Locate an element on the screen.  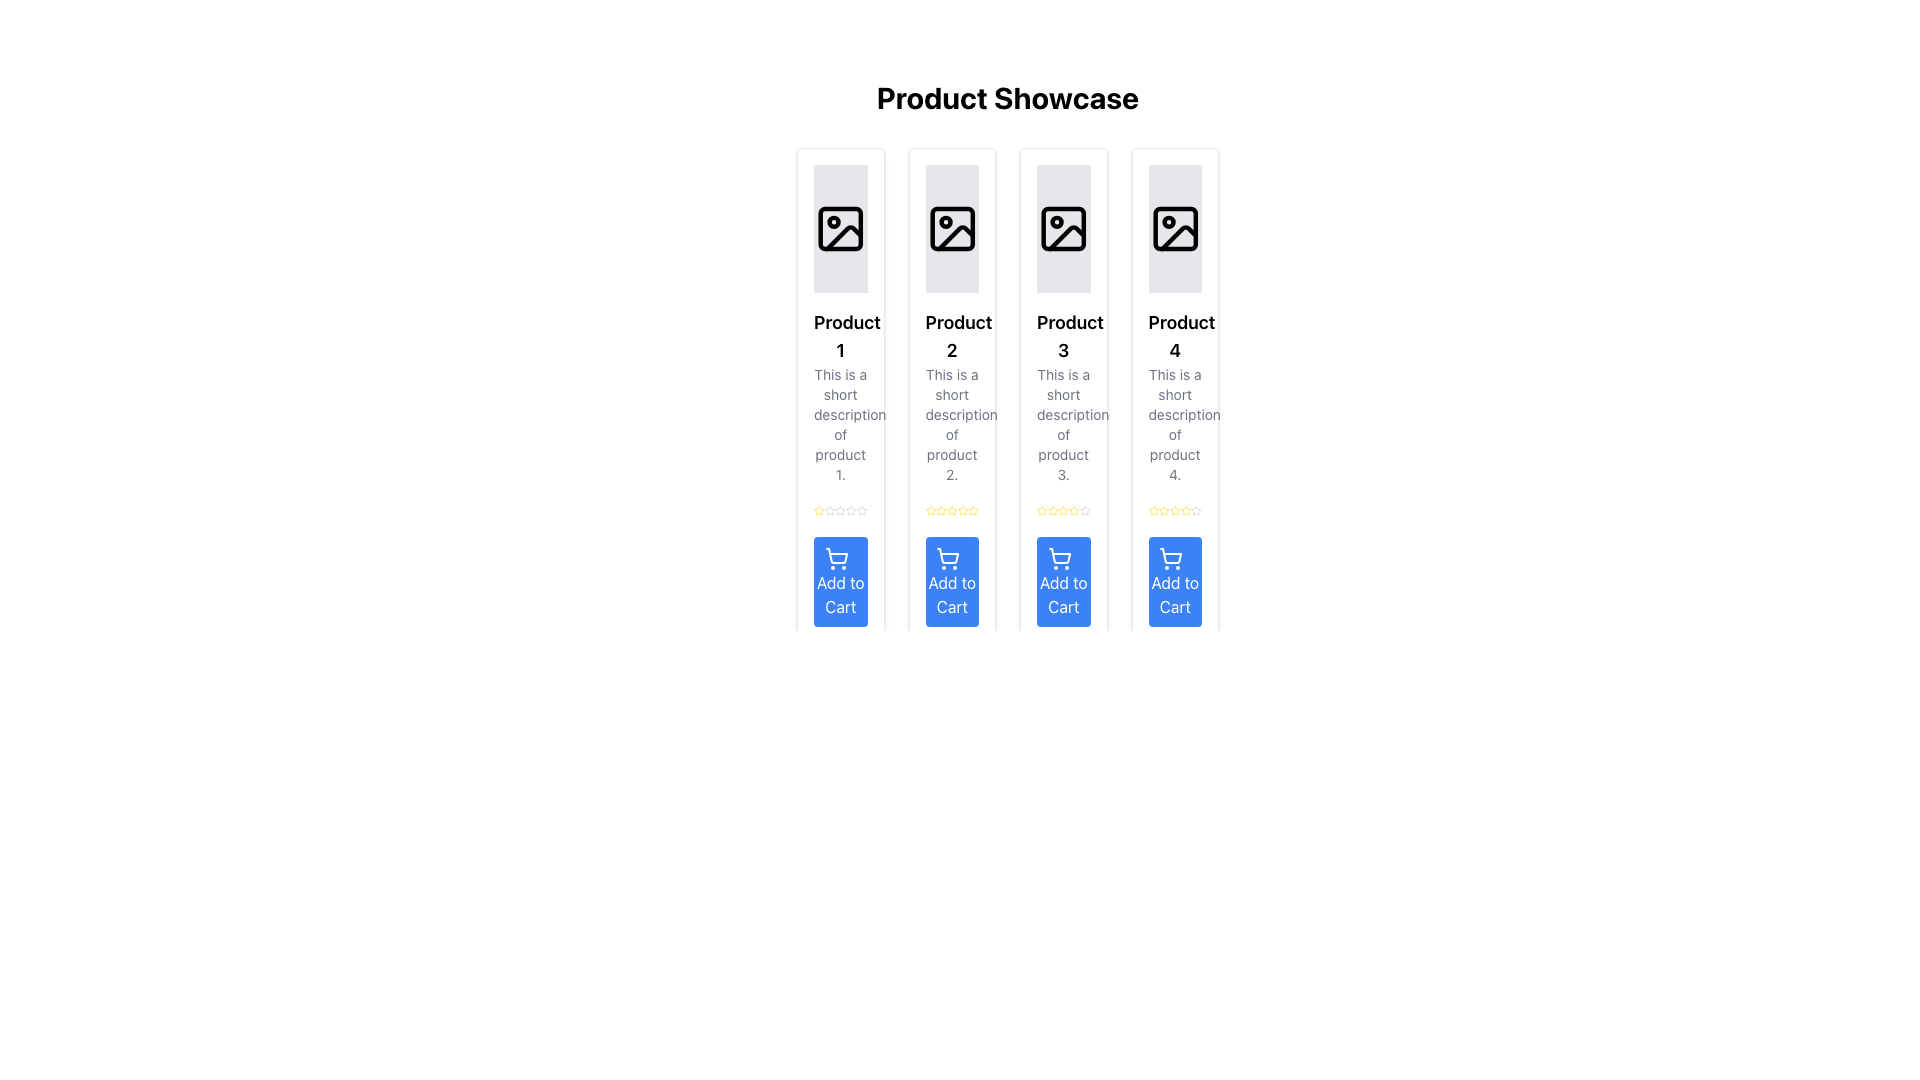
the SVG icon representing the rating system located in the fourth product card, positioned below the product description and above the 'Add to Cart' button is located at coordinates (1153, 509).